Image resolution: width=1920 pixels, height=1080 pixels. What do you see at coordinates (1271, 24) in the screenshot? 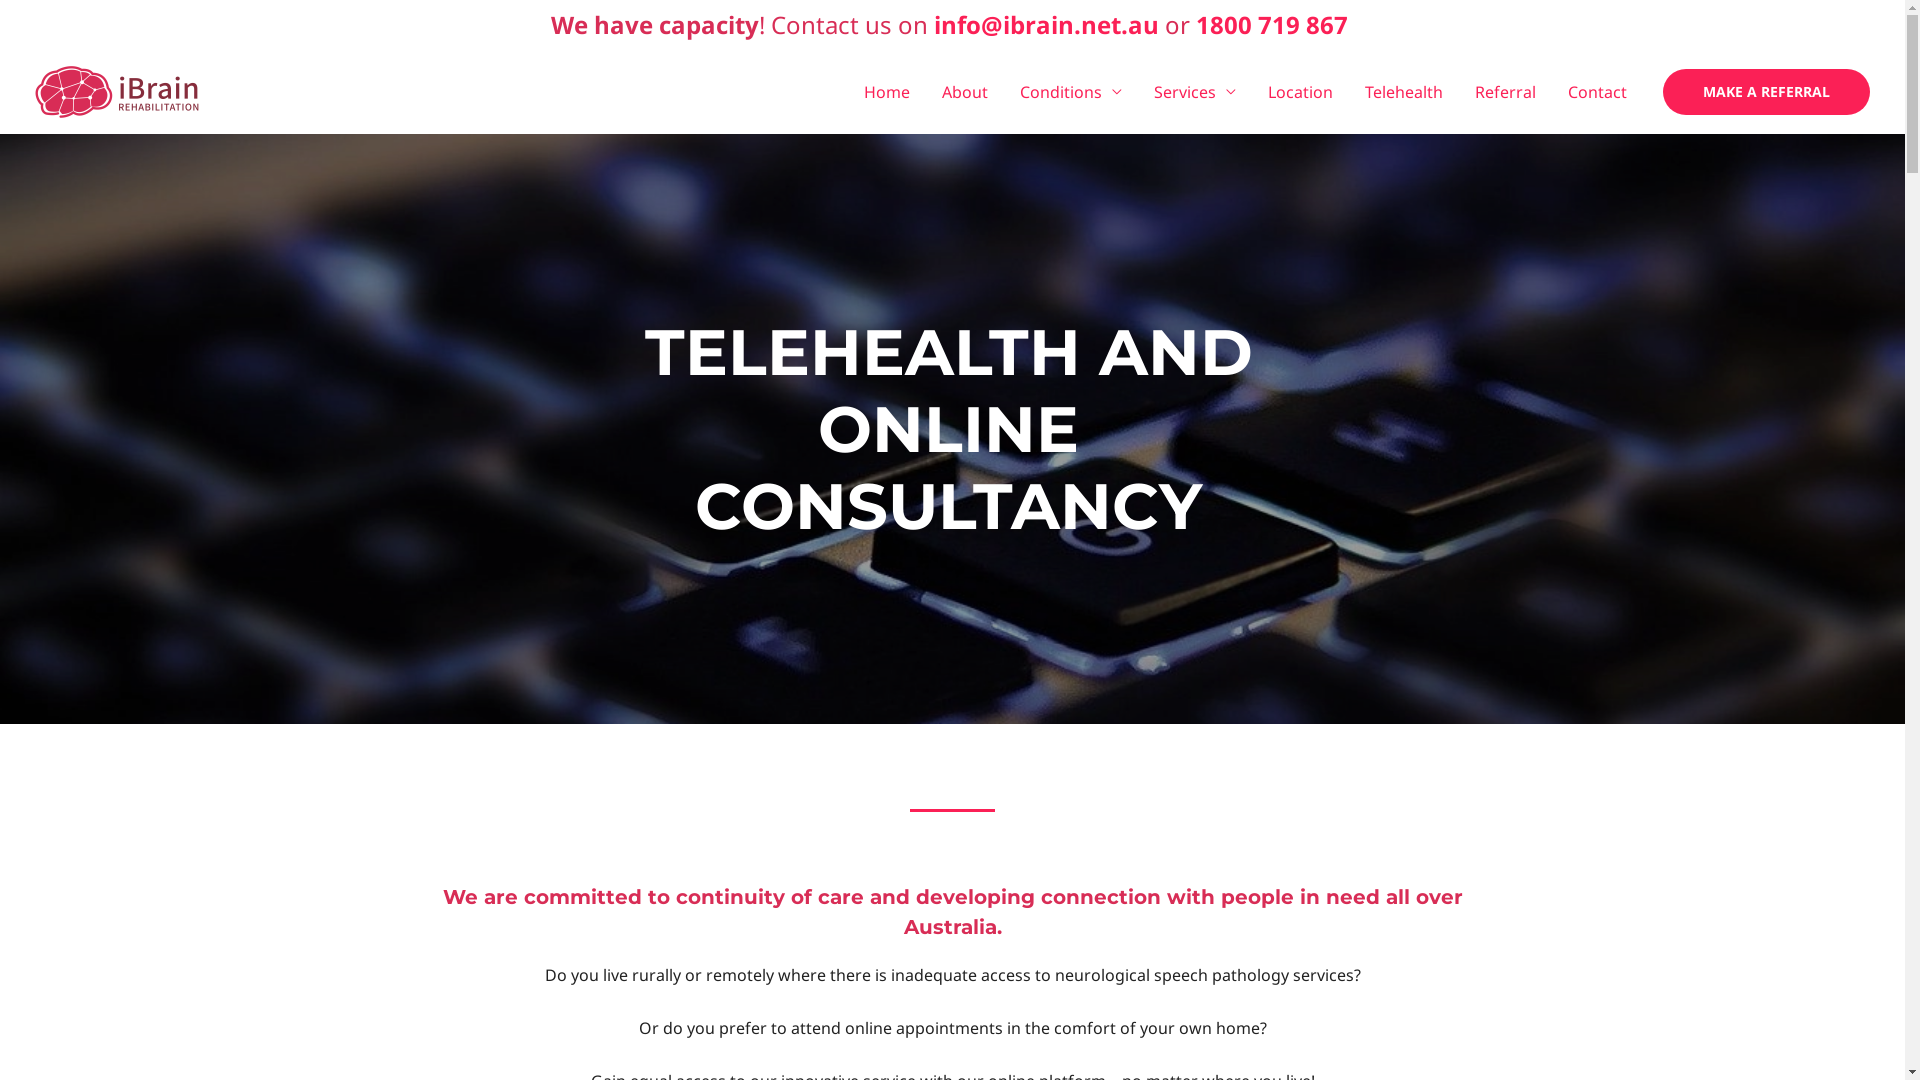
I see `'1800 719 867'` at bounding box center [1271, 24].